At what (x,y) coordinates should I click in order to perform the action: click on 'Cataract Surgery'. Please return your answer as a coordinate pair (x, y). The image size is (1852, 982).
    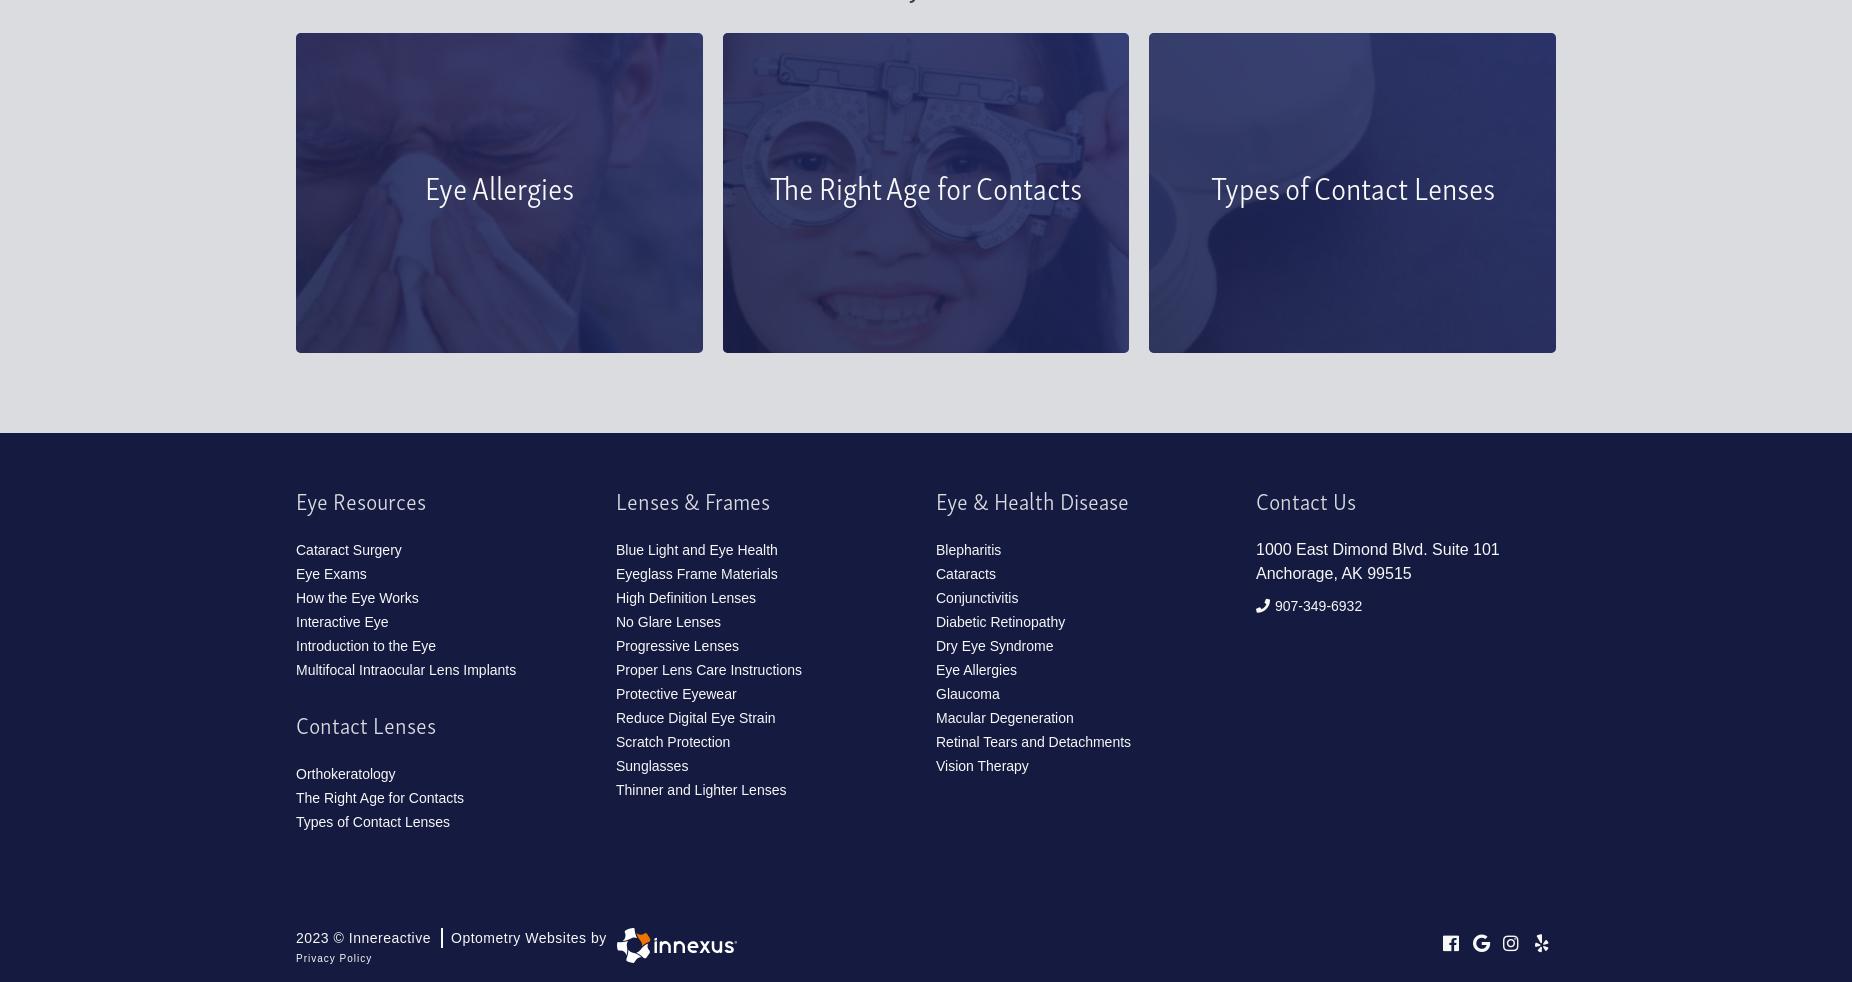
    Looking at the image, I should click on (348, 549).